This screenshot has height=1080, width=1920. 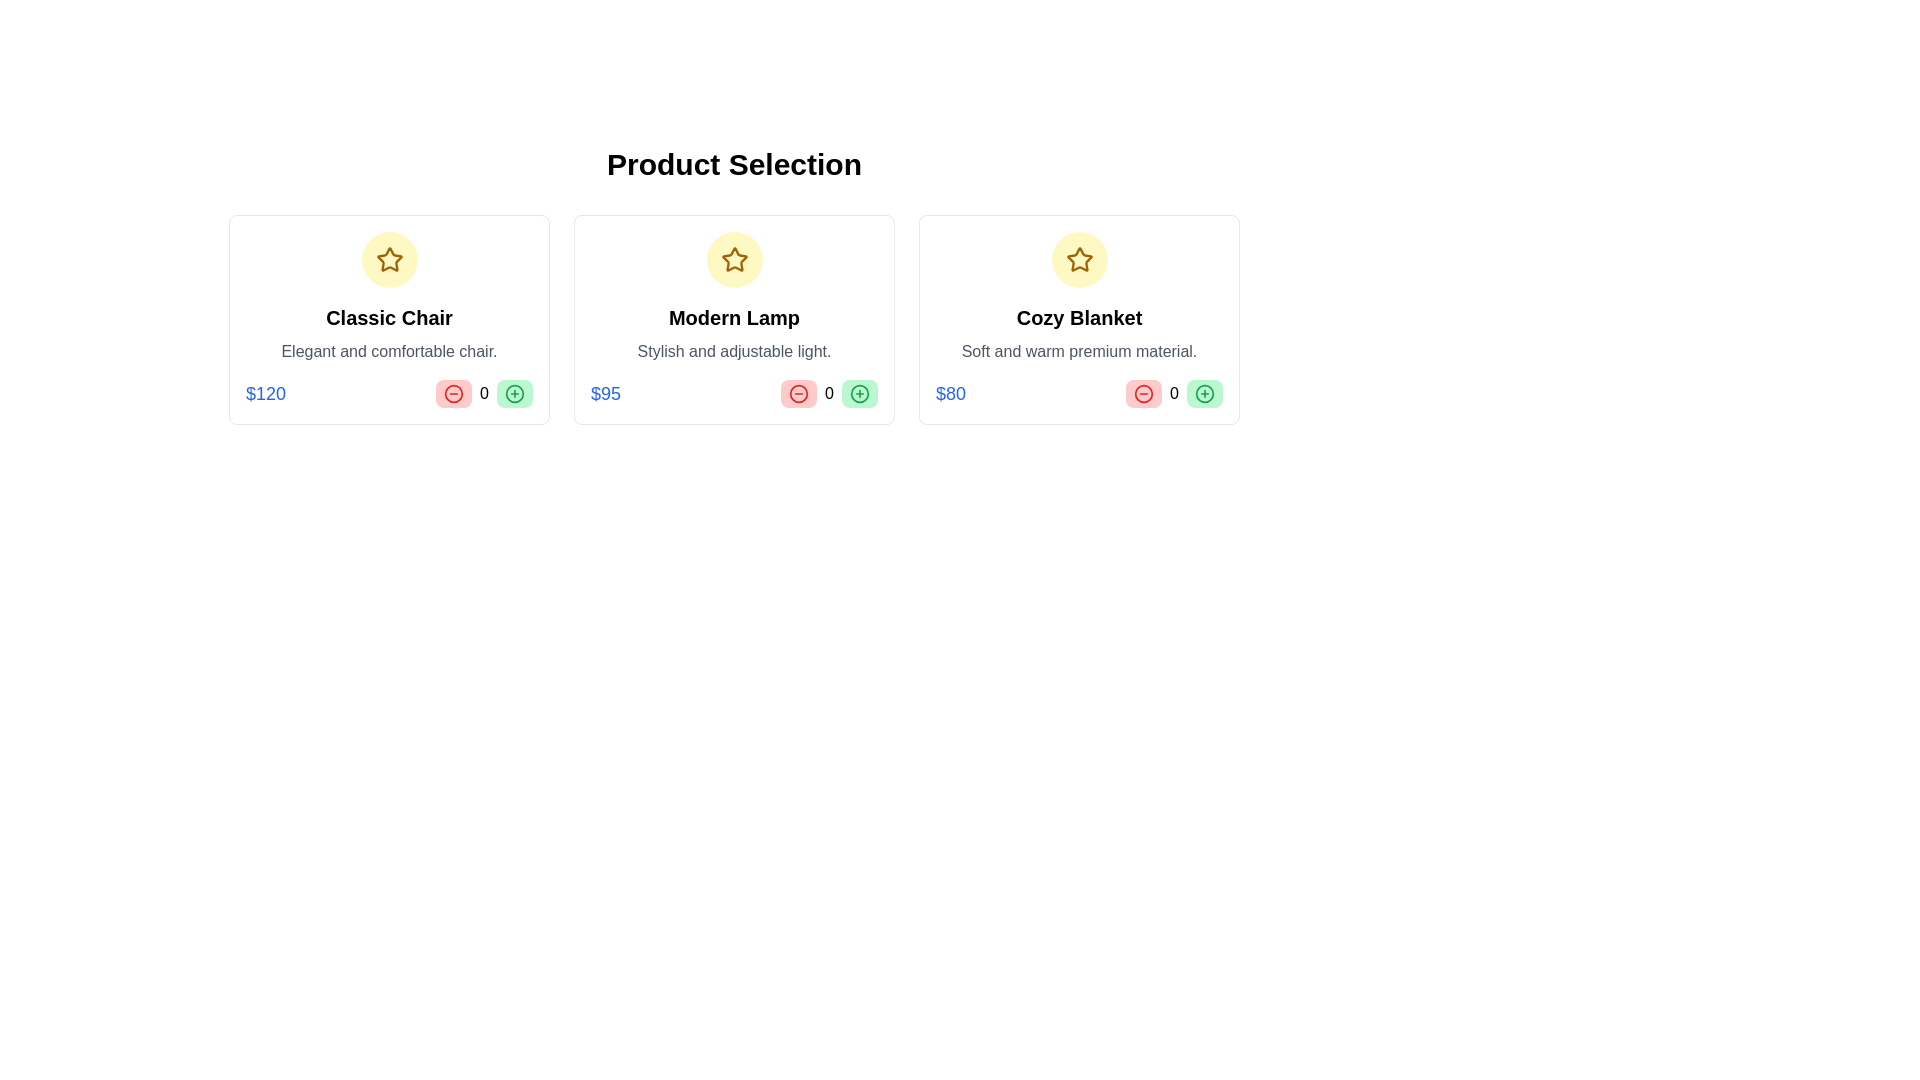 What do you see at coordinates (514, 393) in the screenshot?
I see `the green circular button with a plus sign located at the bottom right corner of the 'Classic Chair' card` at bounding box center [514, 393].